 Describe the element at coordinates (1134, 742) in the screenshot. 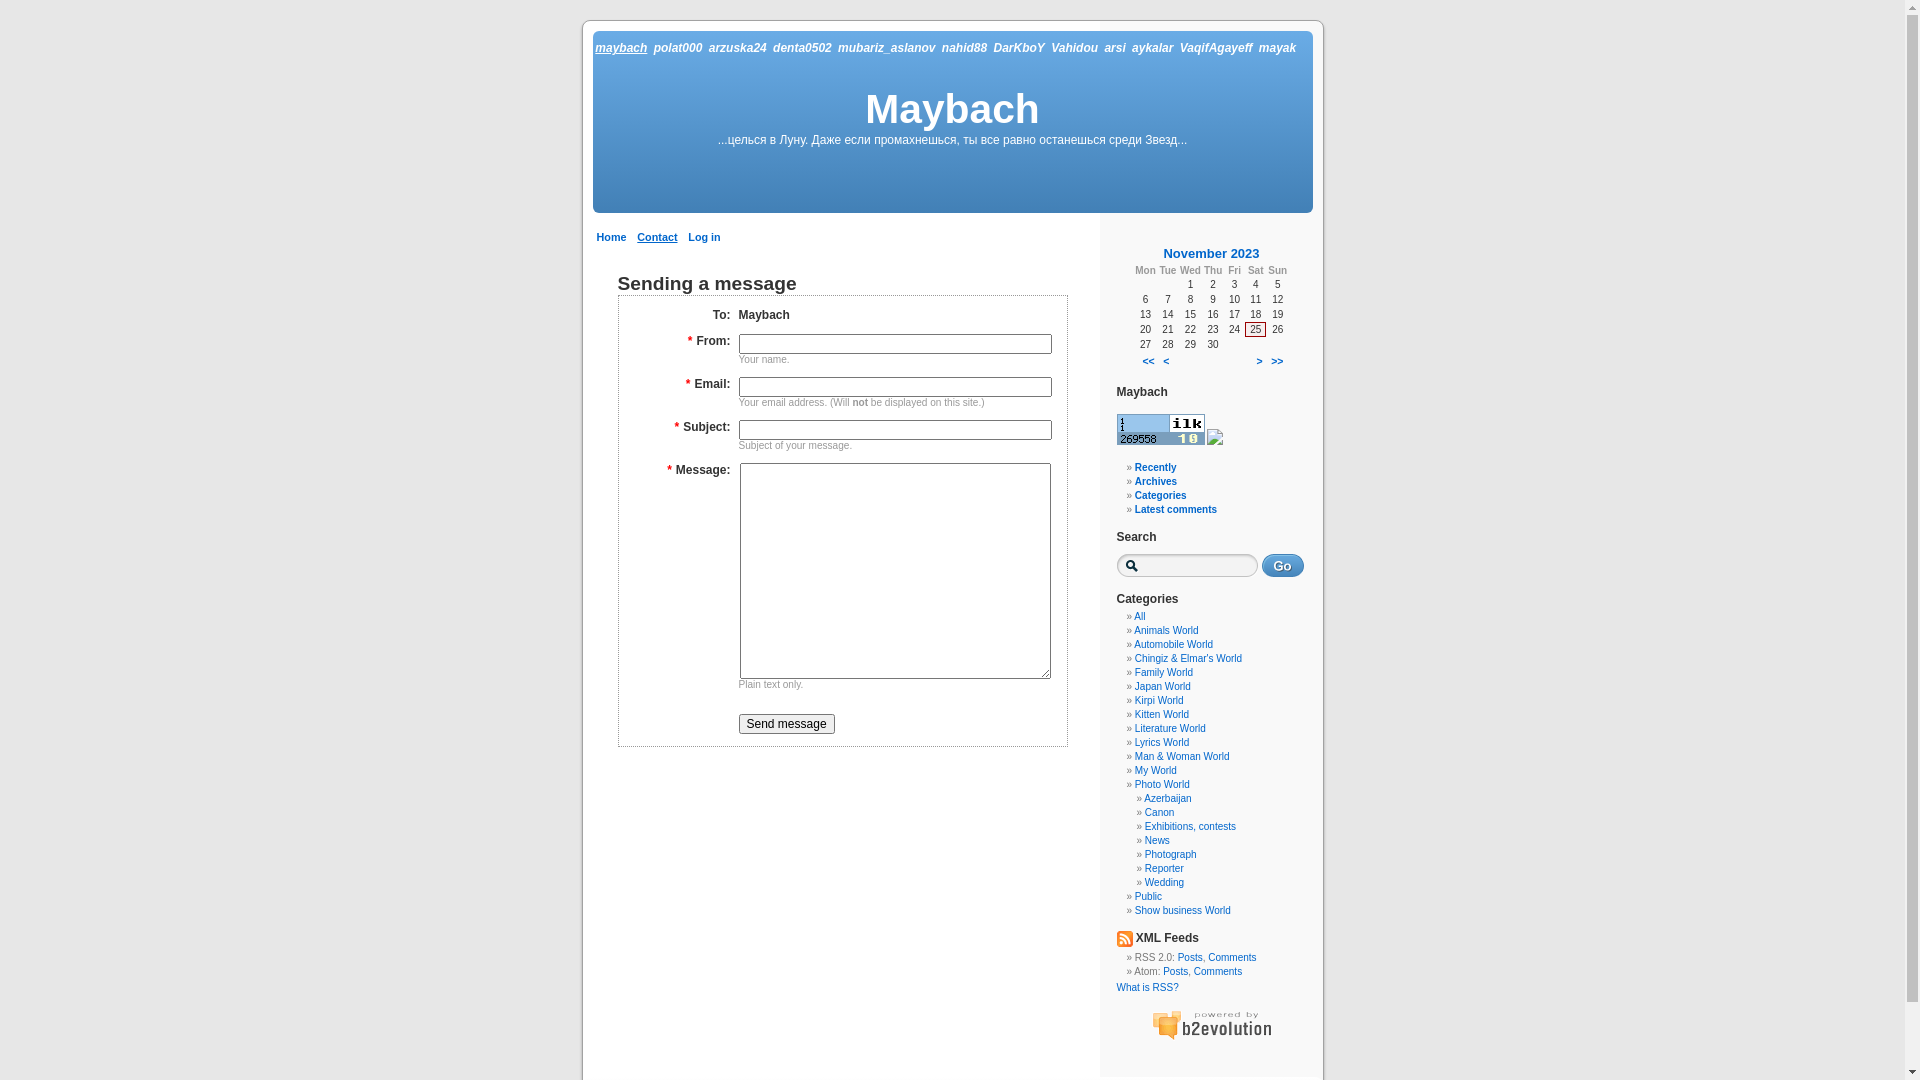

I see `'Lyrics World'` at that location.